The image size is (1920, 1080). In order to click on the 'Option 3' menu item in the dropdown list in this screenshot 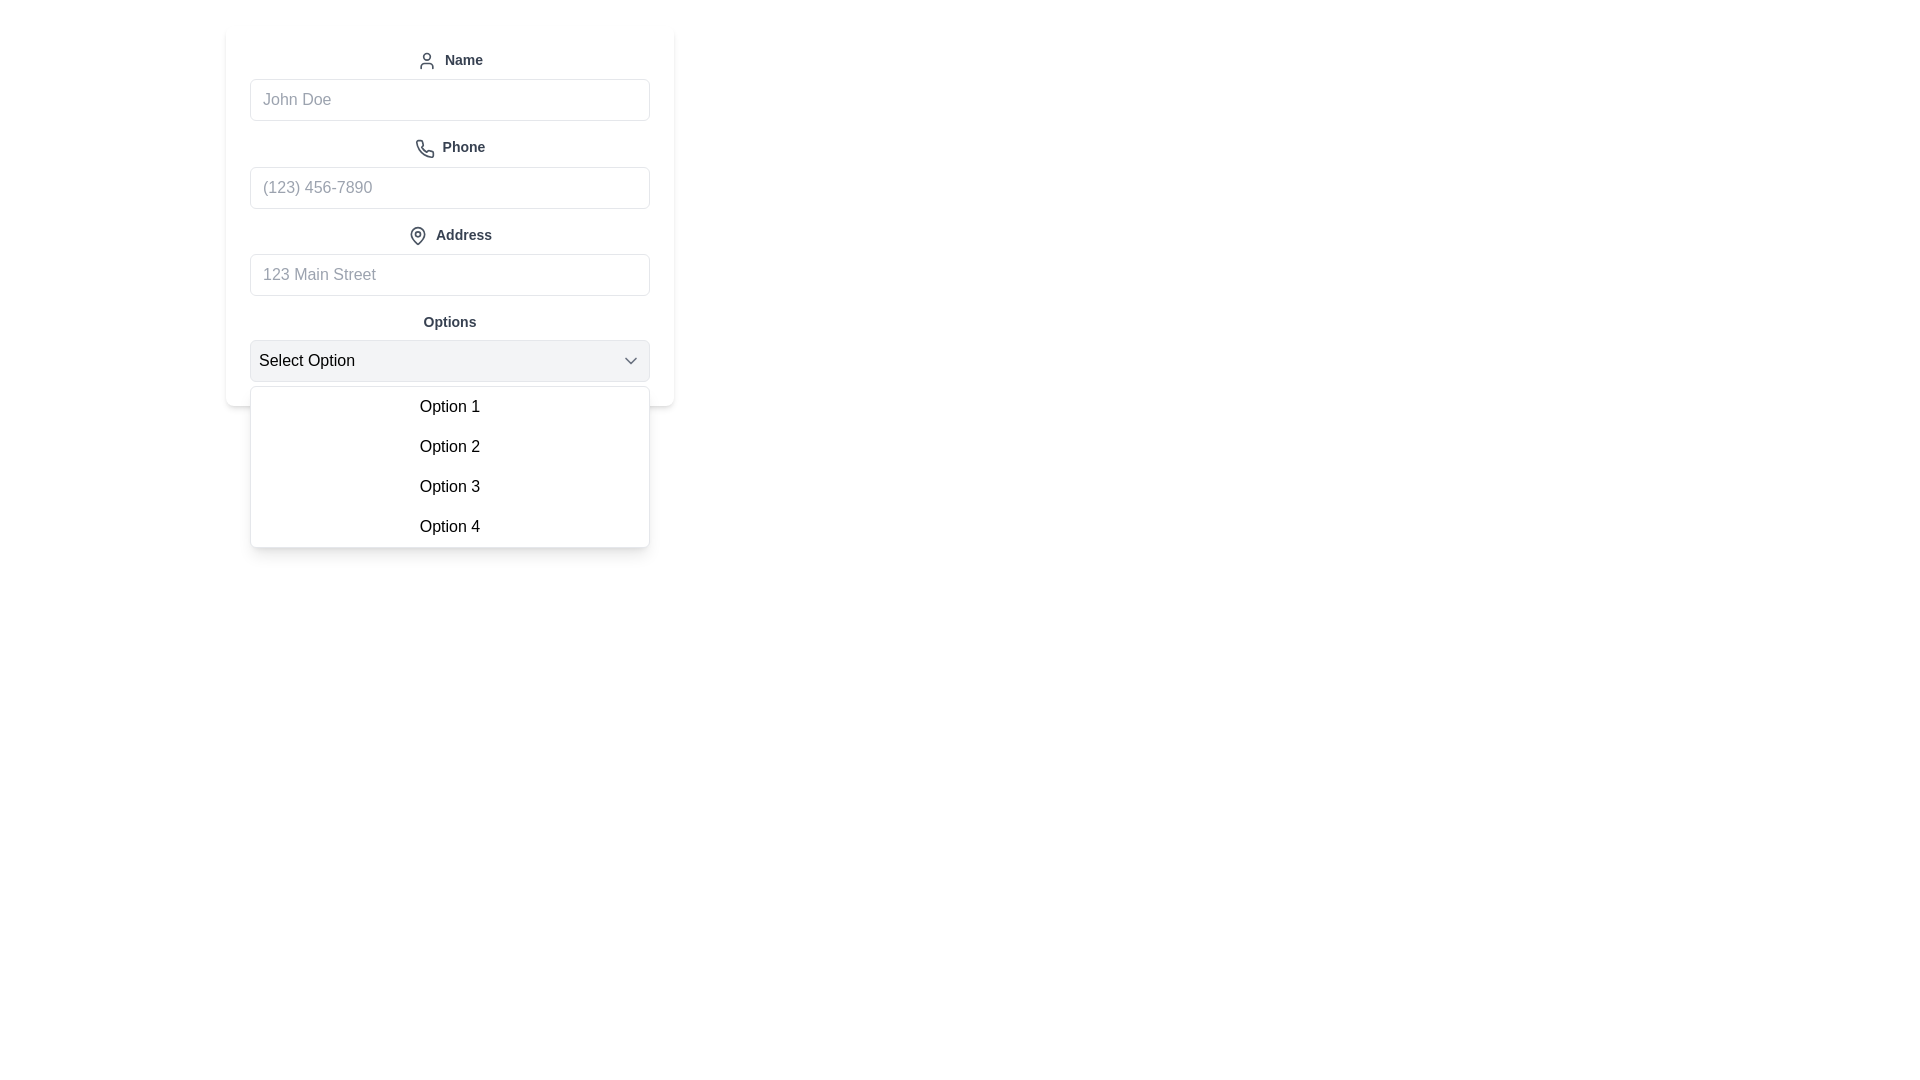, I will do `click(449, 486)`.